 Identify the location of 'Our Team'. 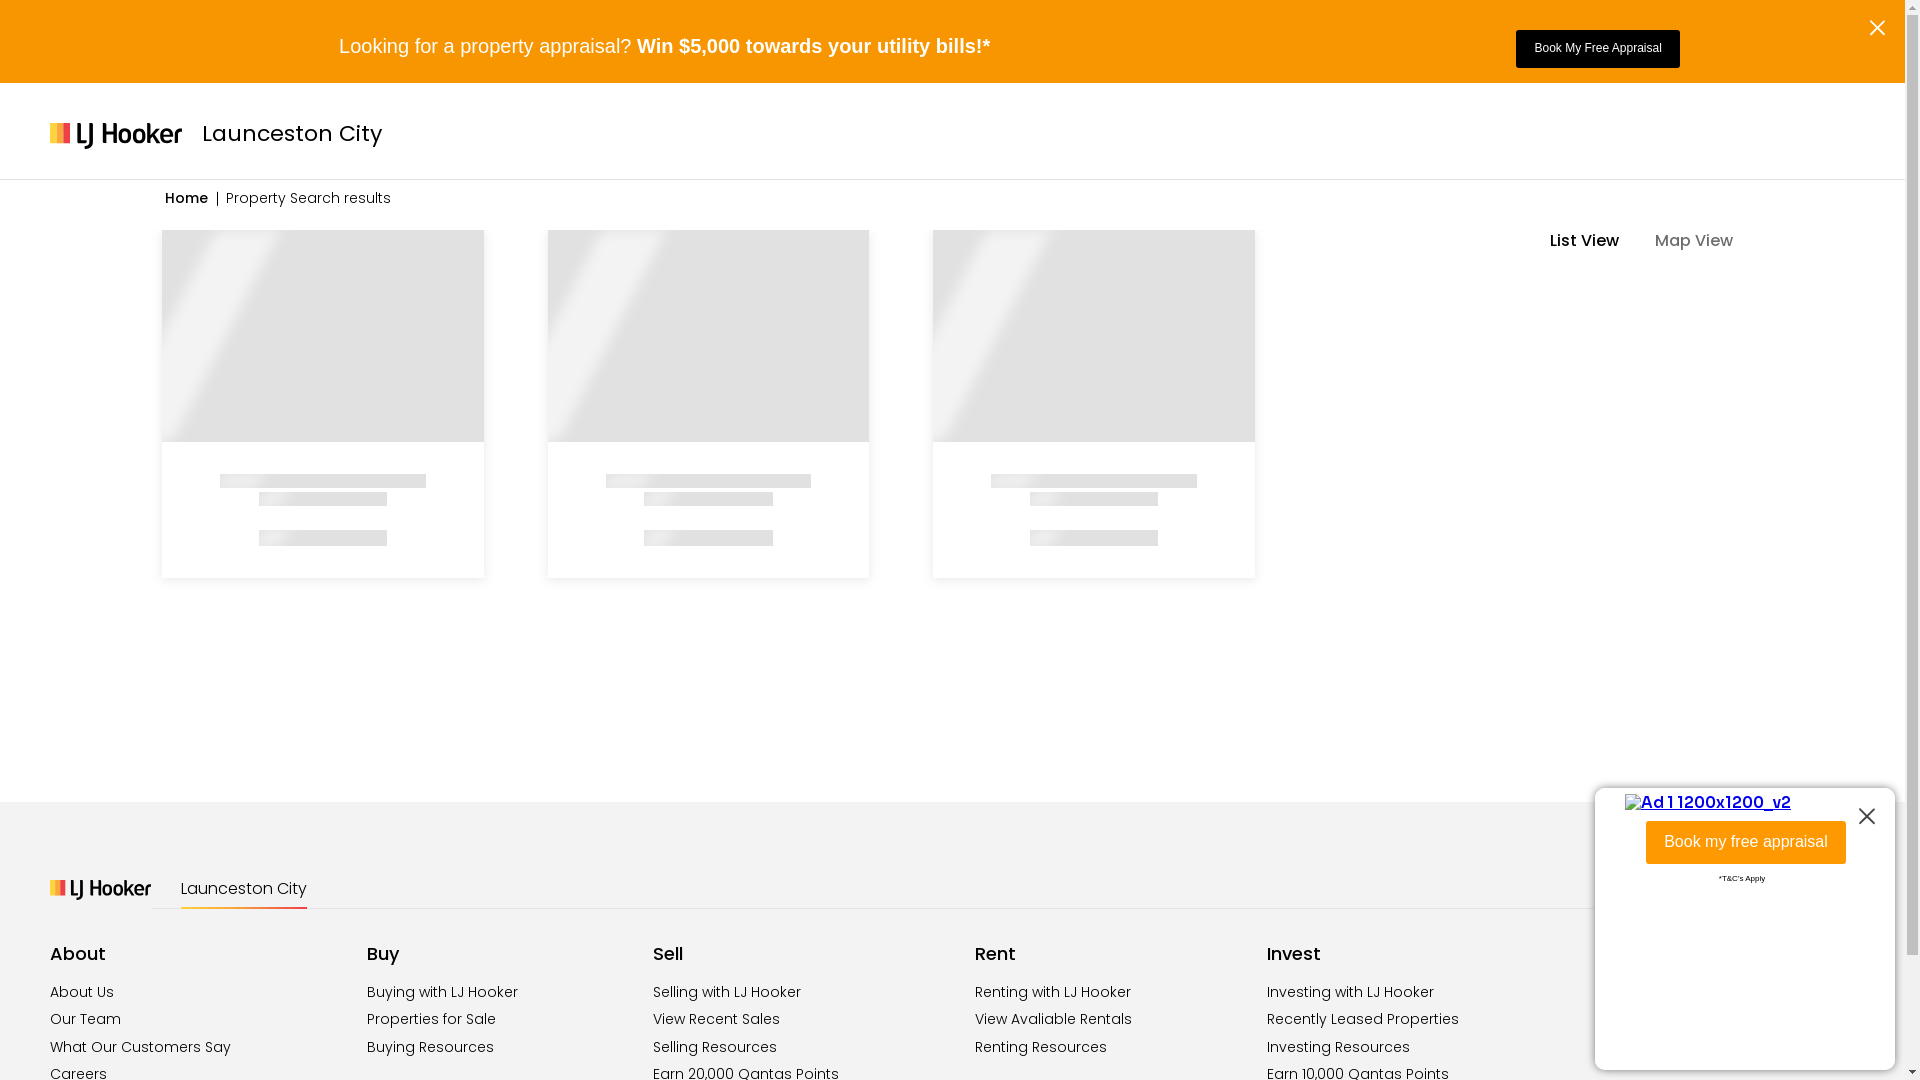
(49, 1018).